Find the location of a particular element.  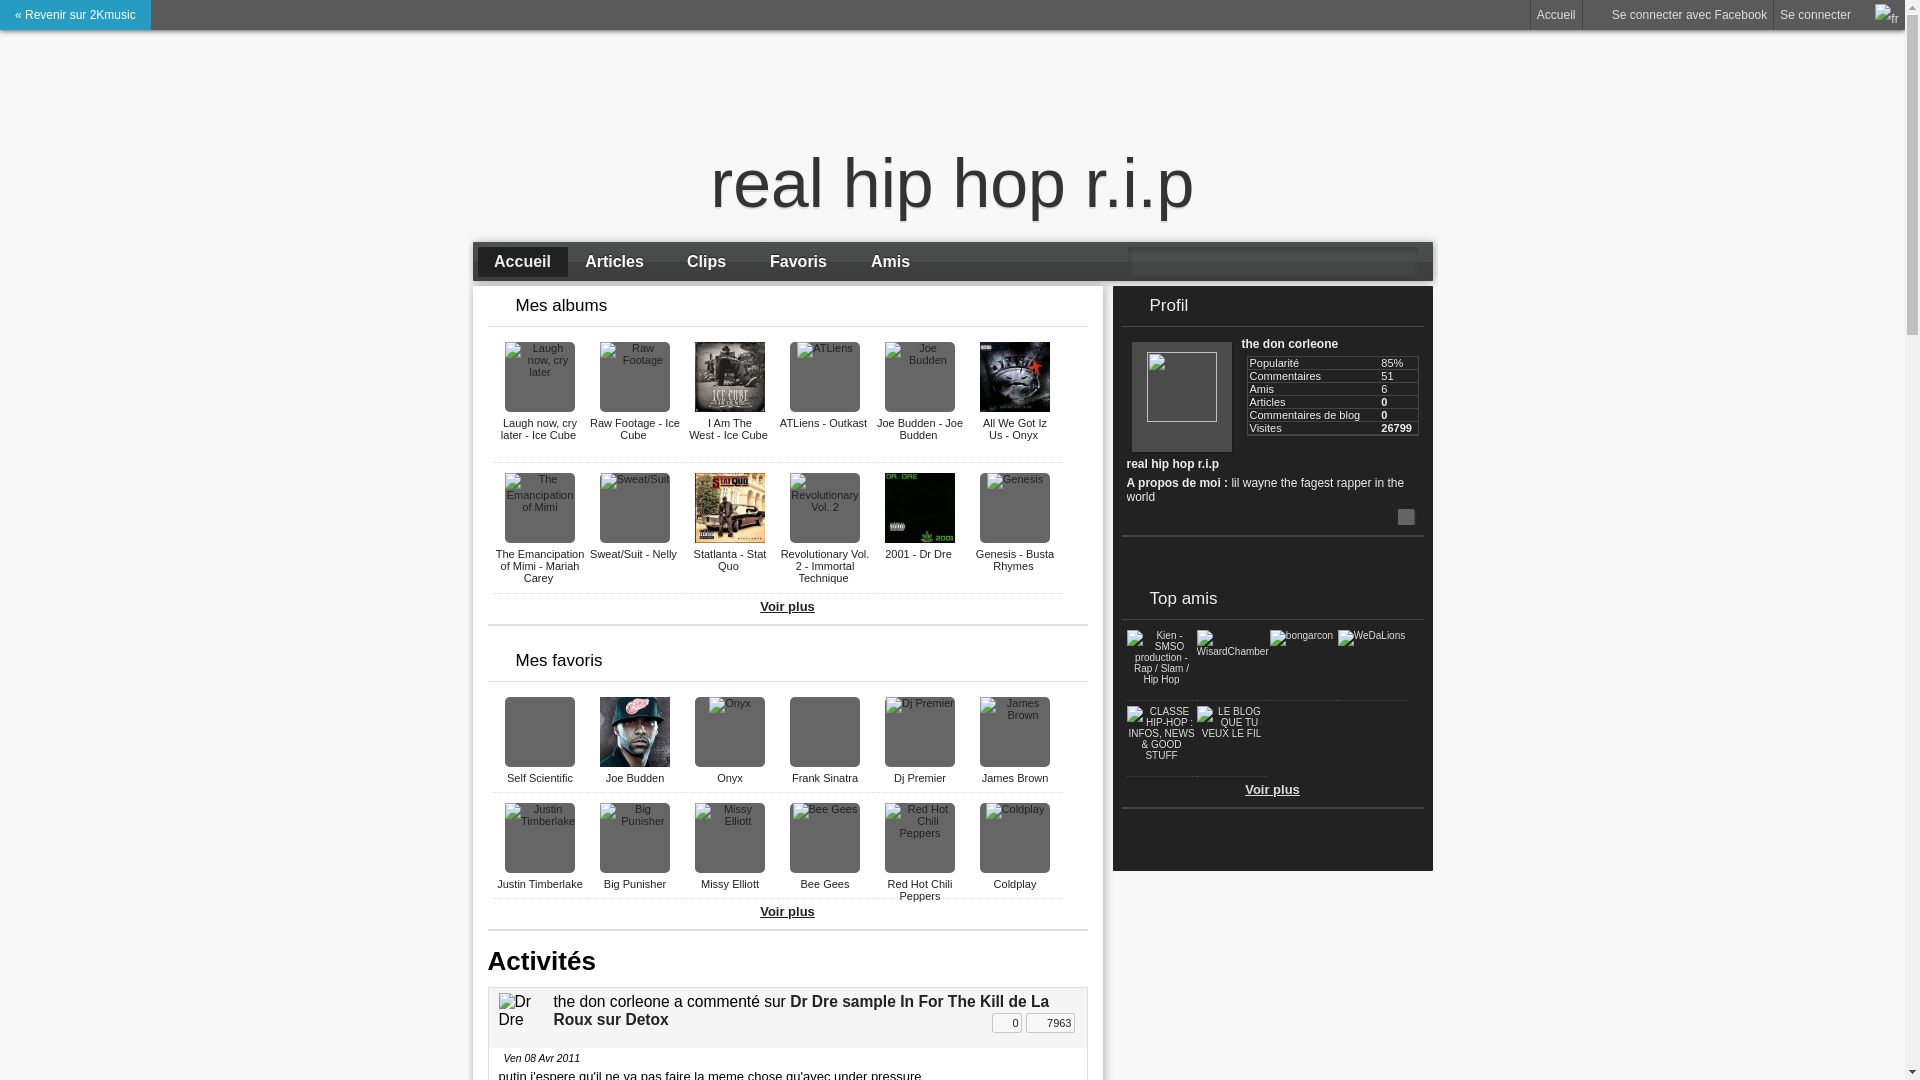

' Se connecter avec Facebook' is located at coordinates (1582, 15).